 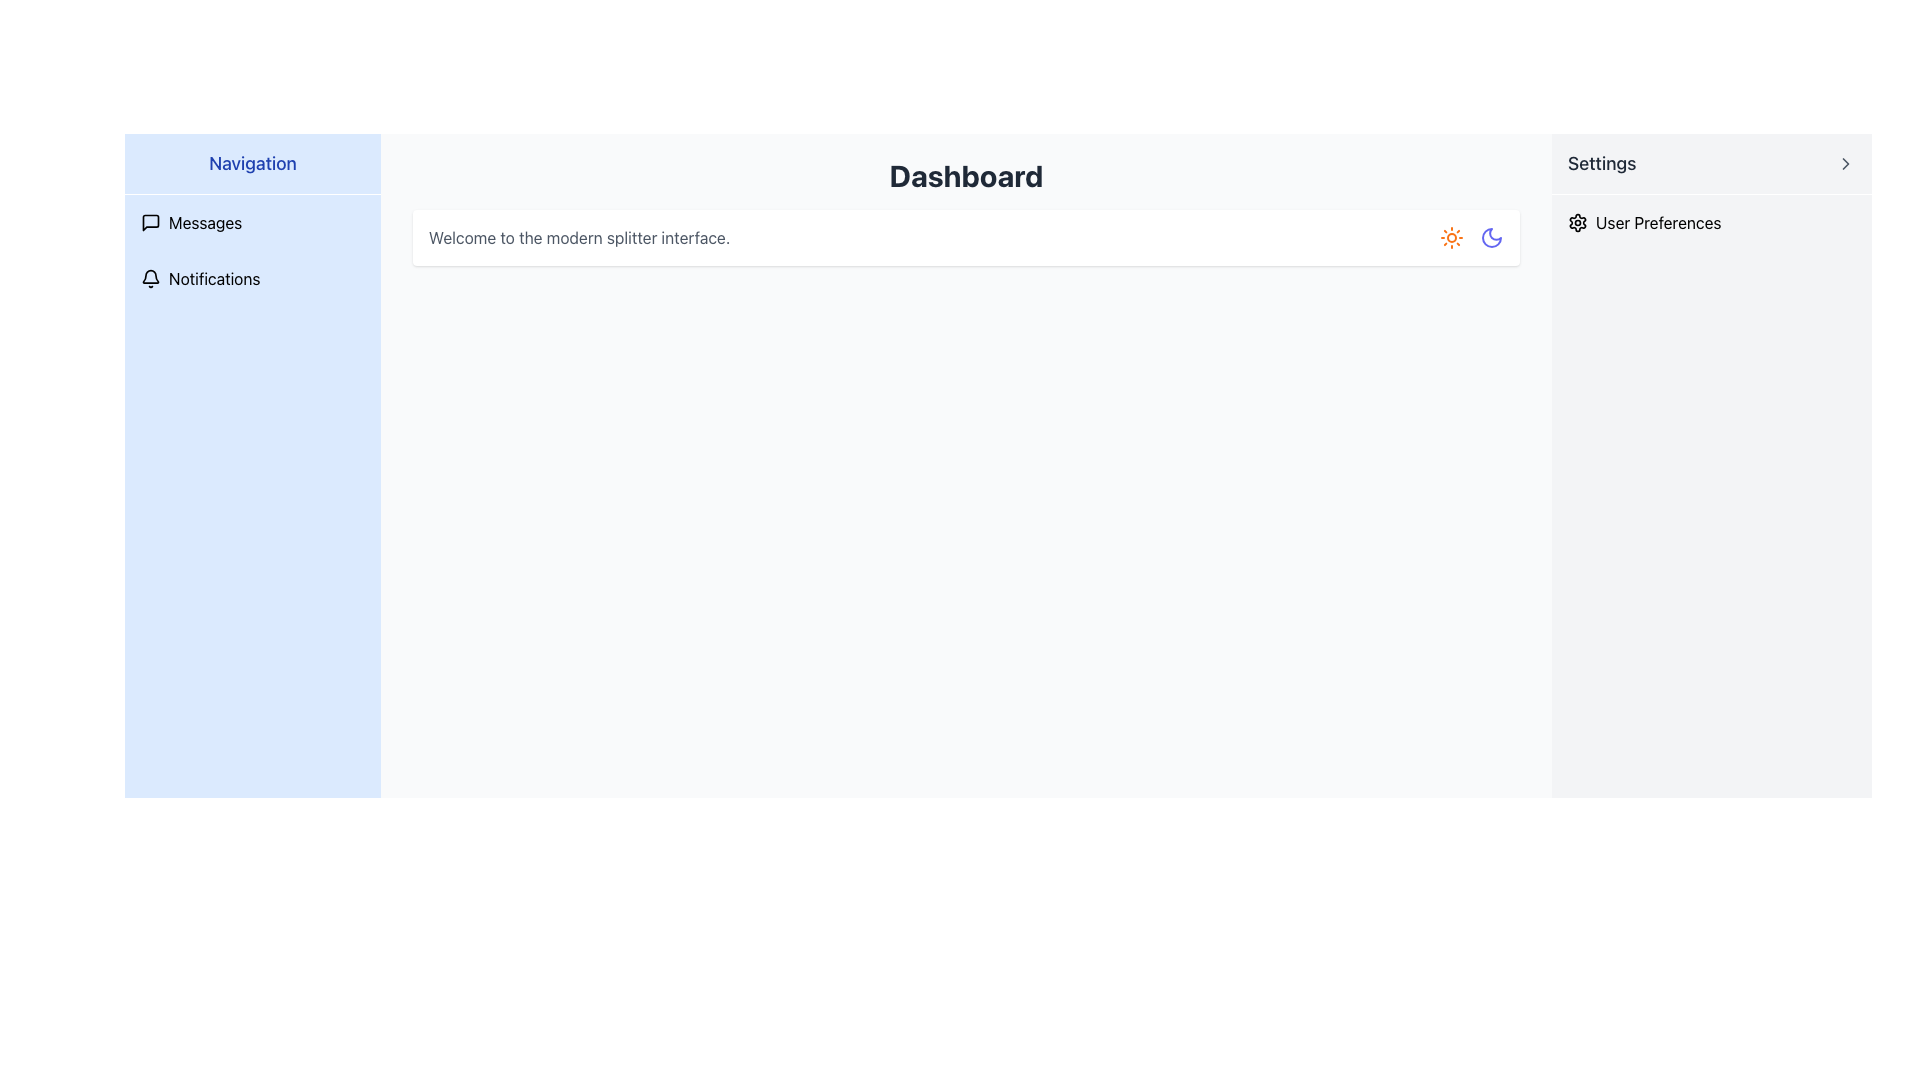 What do you see at coordinates (1711, 163) in the screenshot?
I see `the navigational link at the top of the sidebar that indicates access to the 'Settings' section` at bounding box center [1711, 163].